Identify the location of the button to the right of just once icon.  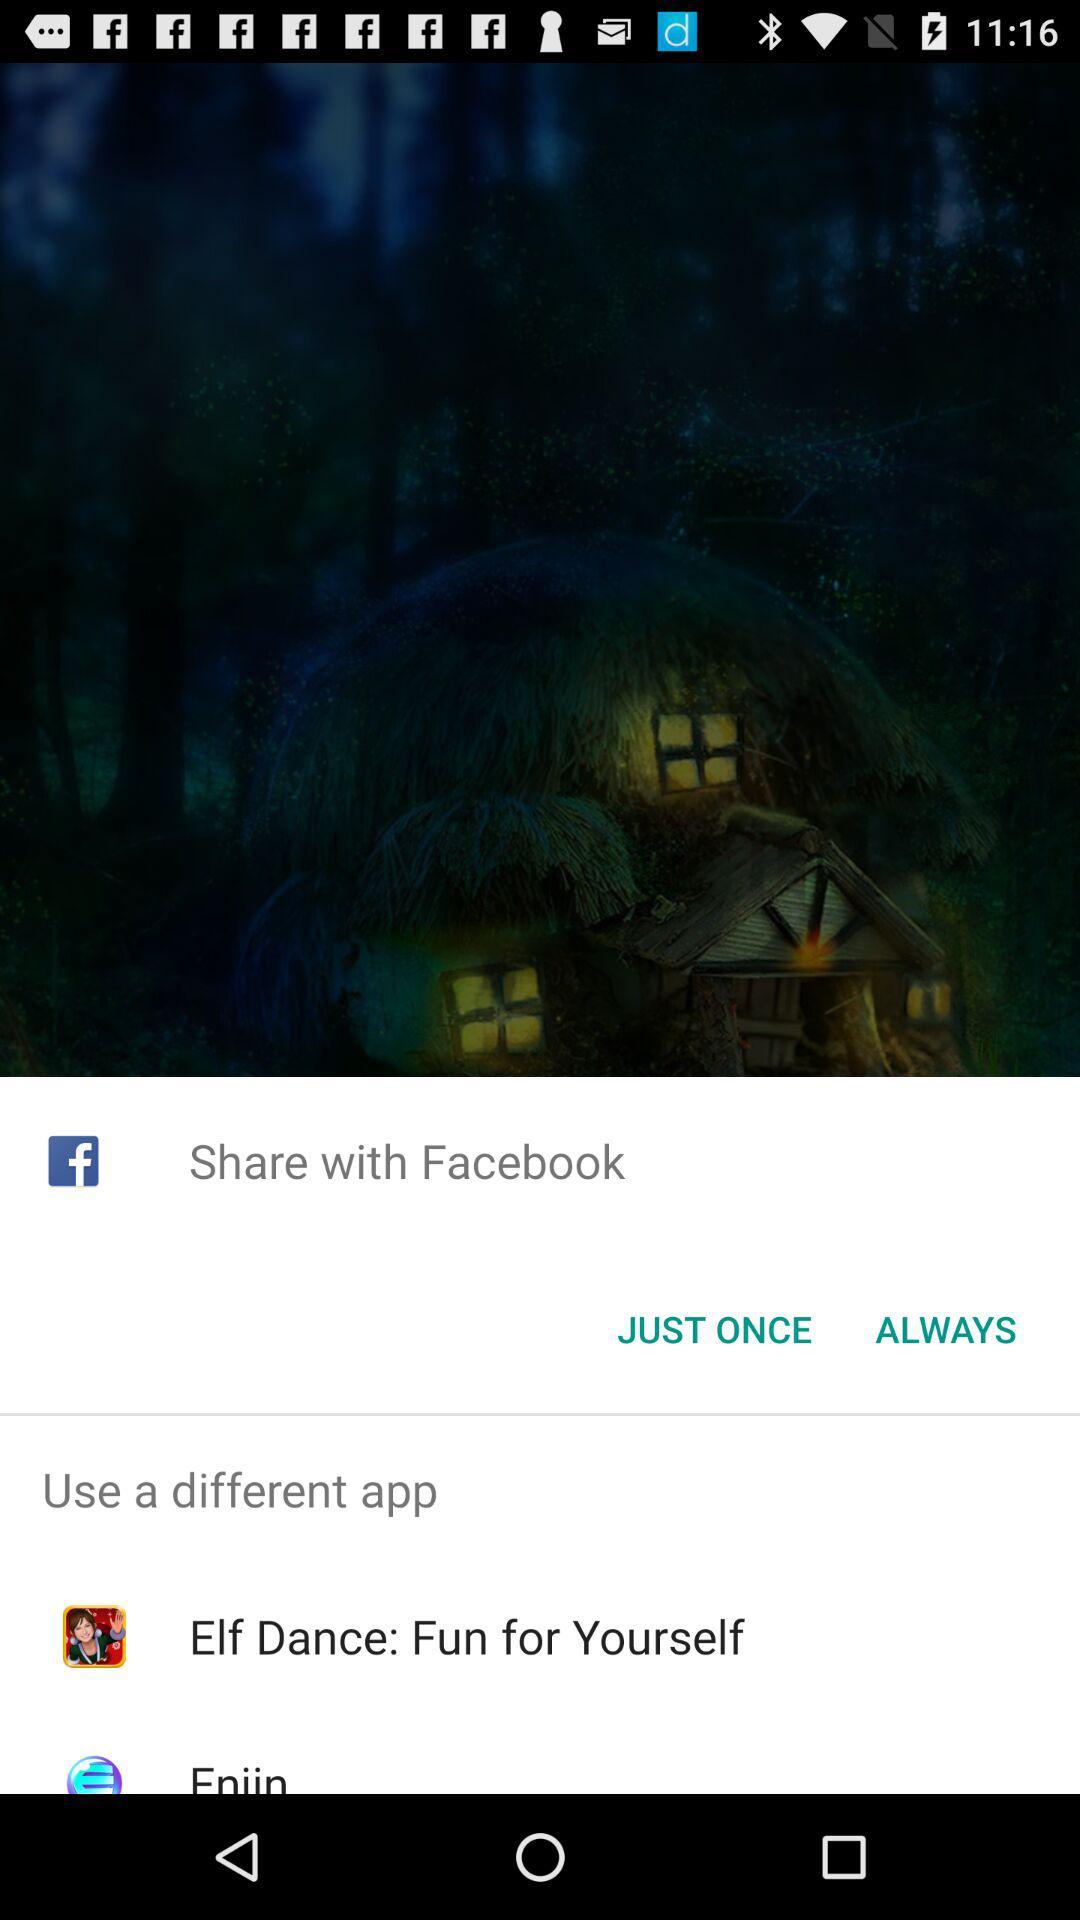
(945, 1329).